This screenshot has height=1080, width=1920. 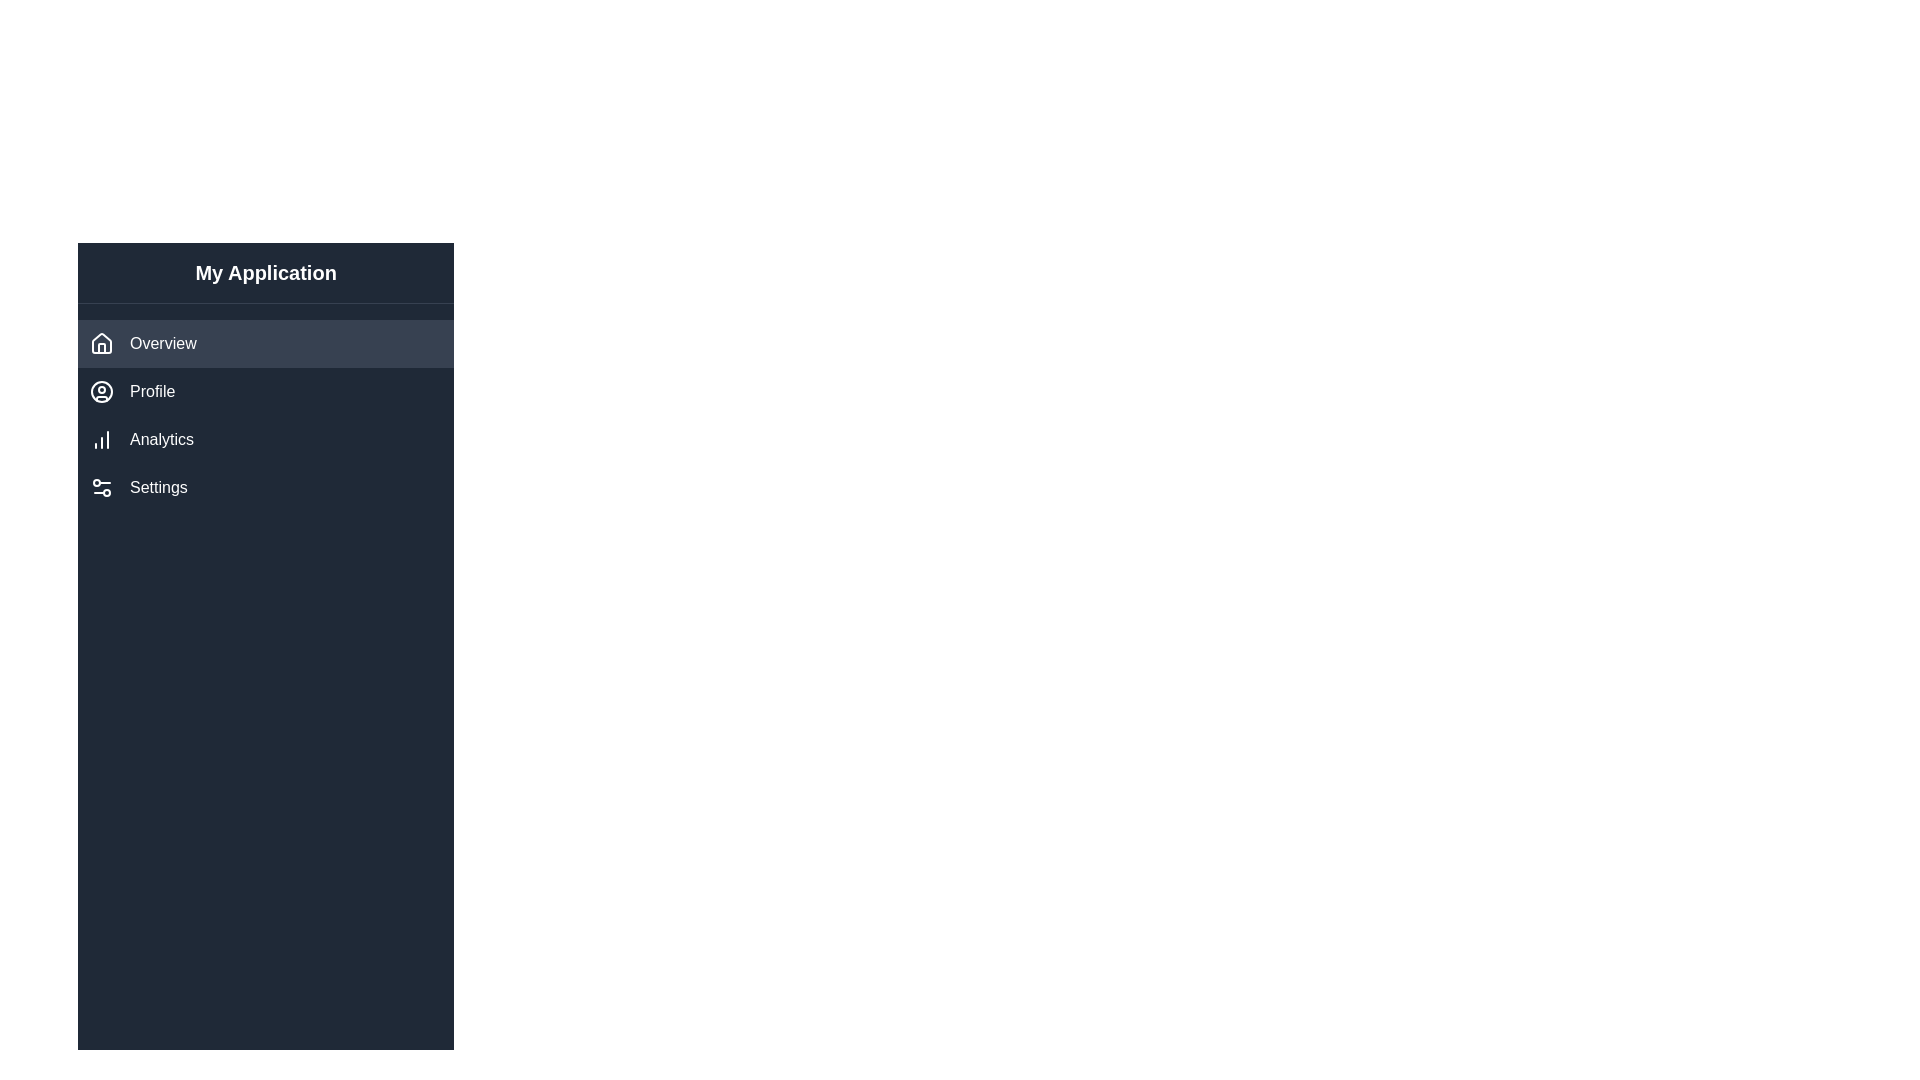 What do you see at coordinates (265, 392) in the screenshot?
I see `the Profile menu item, which is the second item in the vertical stack of menu options` at bounding box center [265, 392].